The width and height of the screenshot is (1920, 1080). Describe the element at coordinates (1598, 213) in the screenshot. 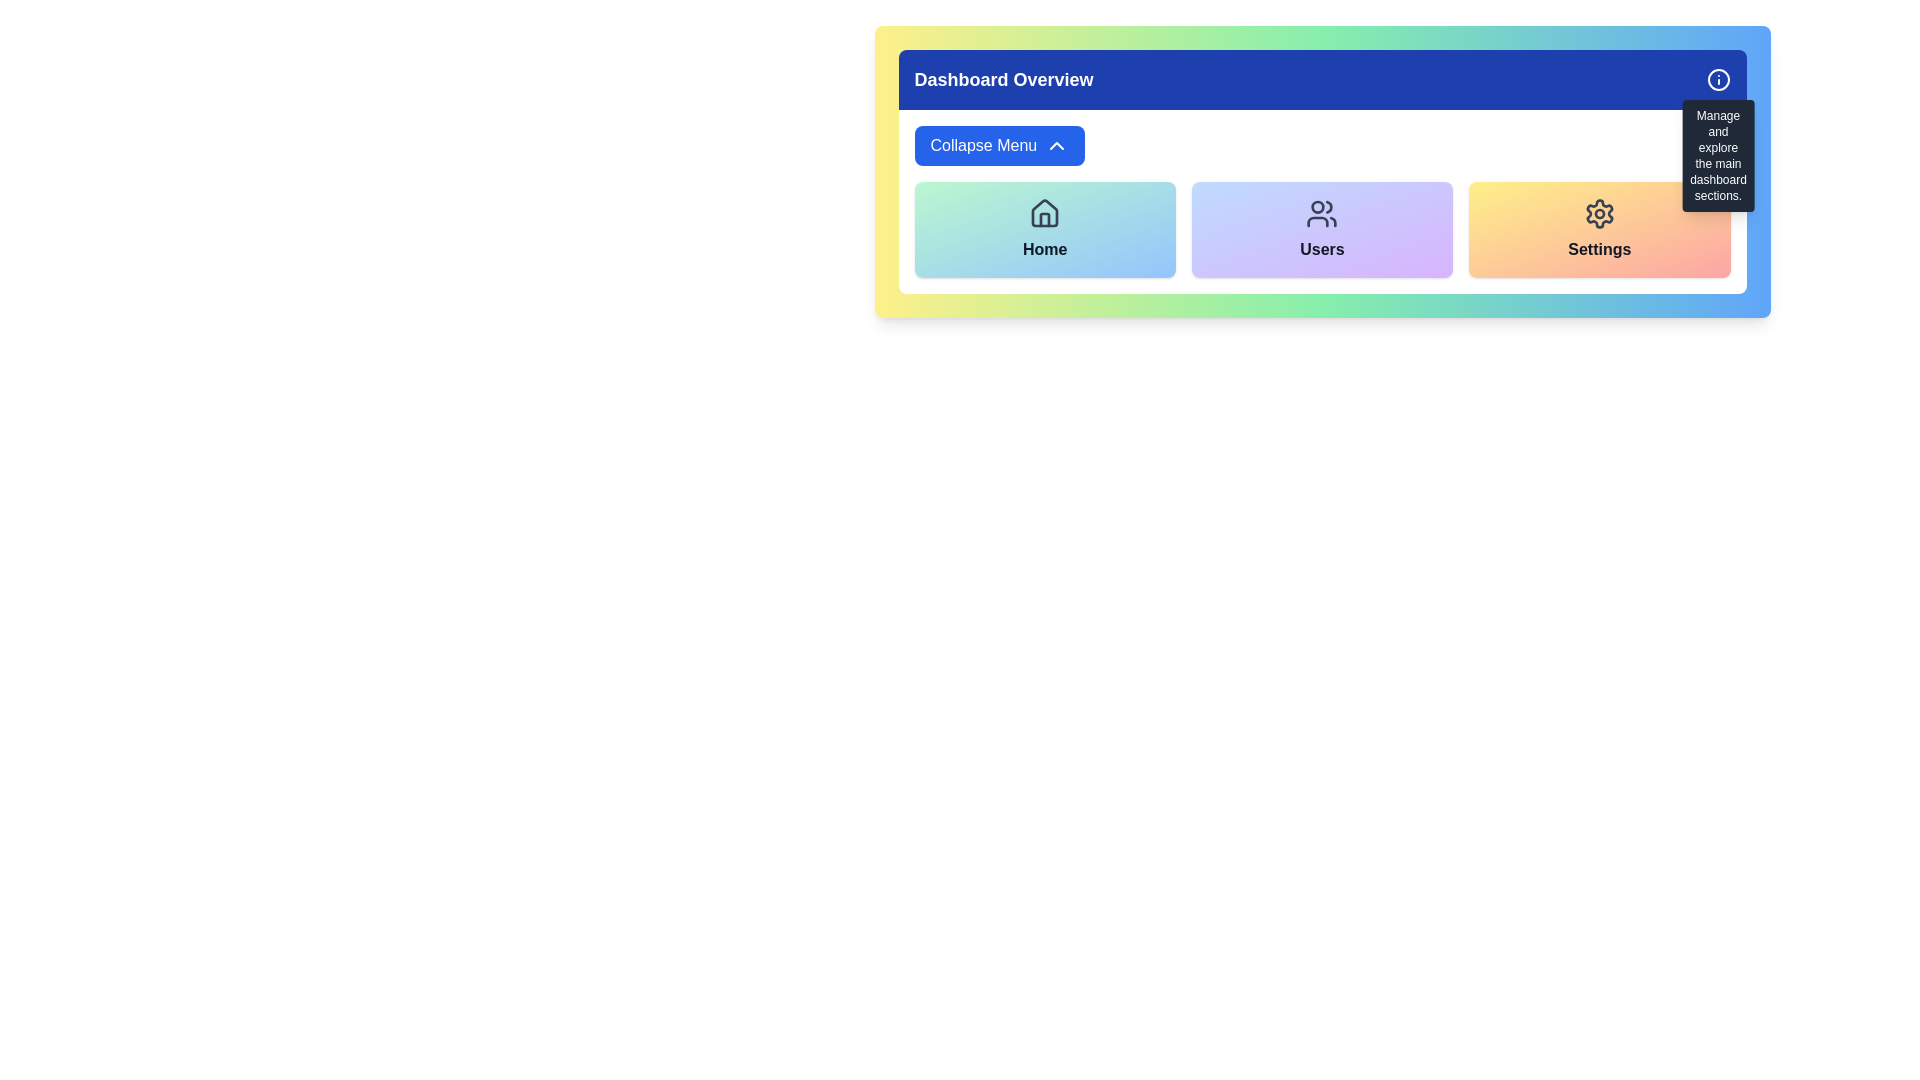

I see `the settings icon located to the right of the 'Settings' section, which indicates configuration options for the application` at that location.